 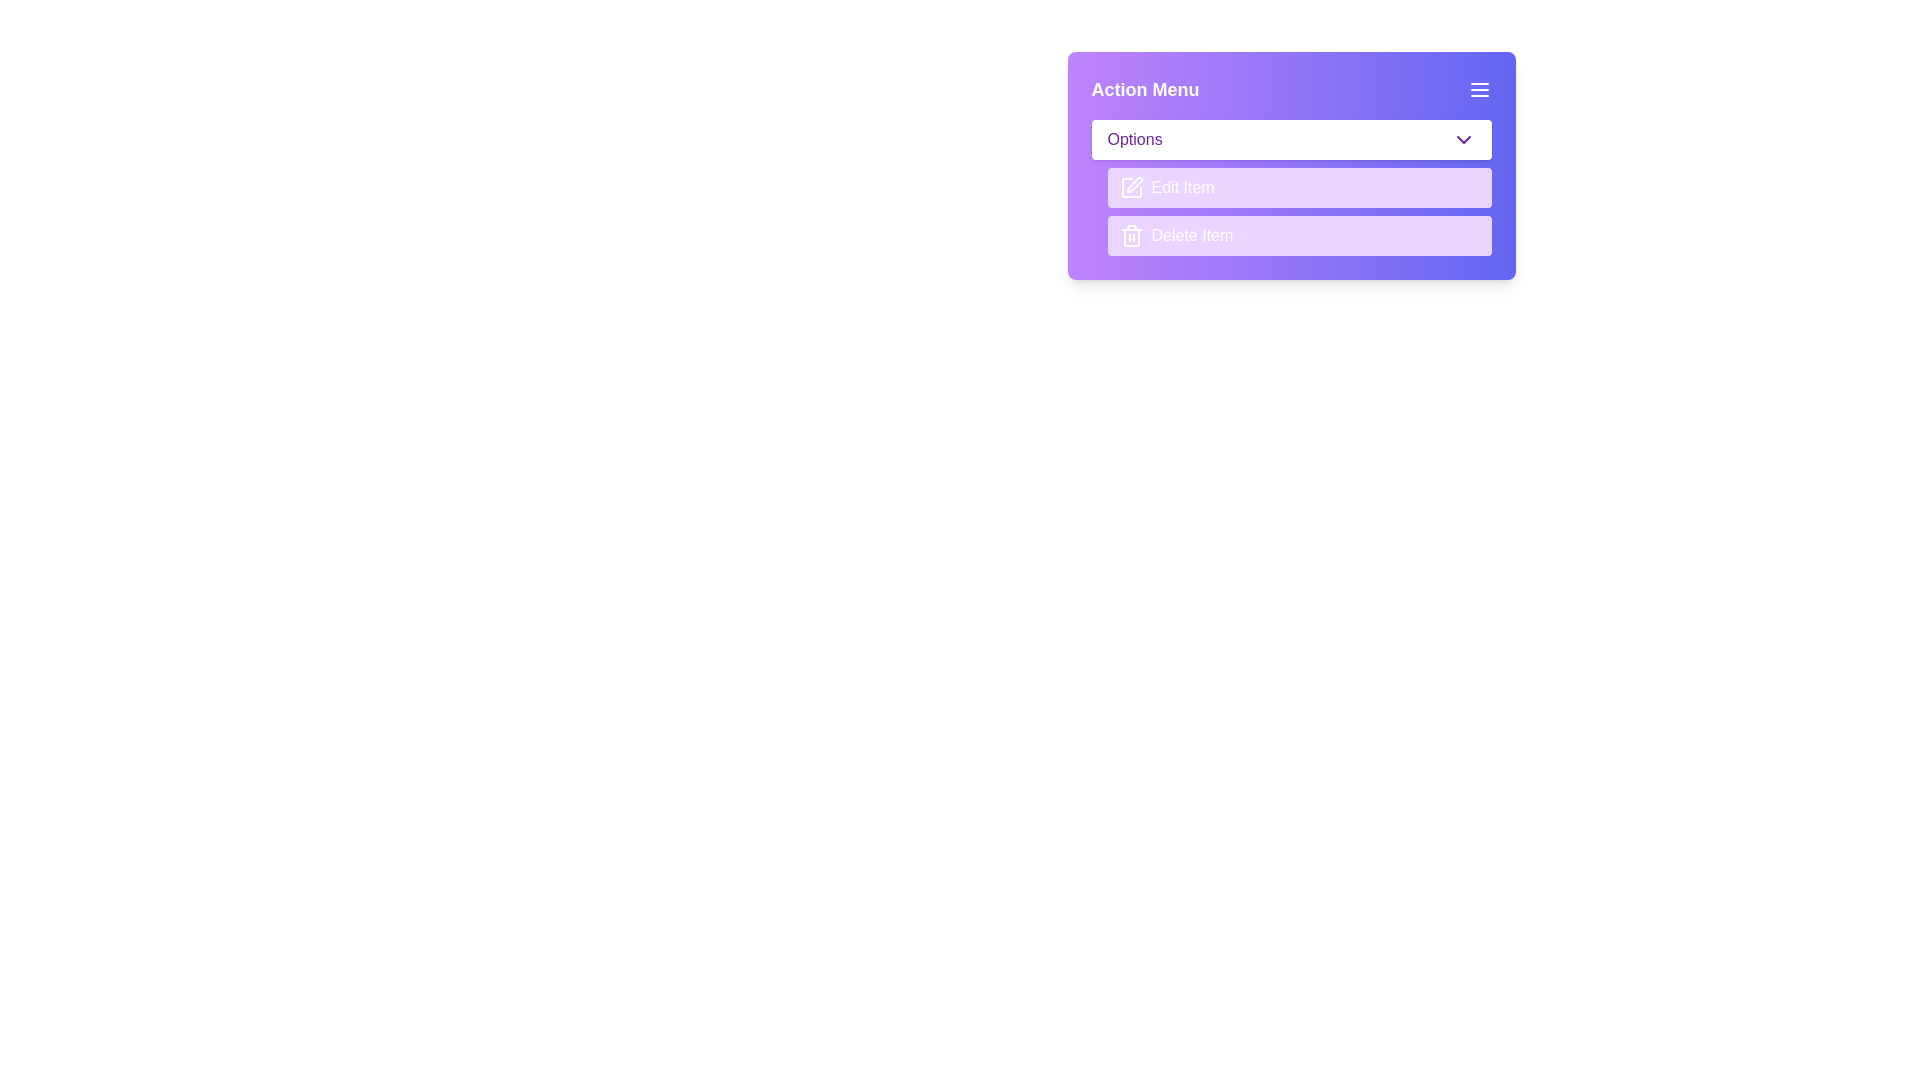 What do you see at coordinates (1134, 185) in the screenshot?
I see `the decorative icon associated with the 'Edit Item' action, located to the left of the 'Edit Item' label in the action menu` at bounding box center [1134, 185].